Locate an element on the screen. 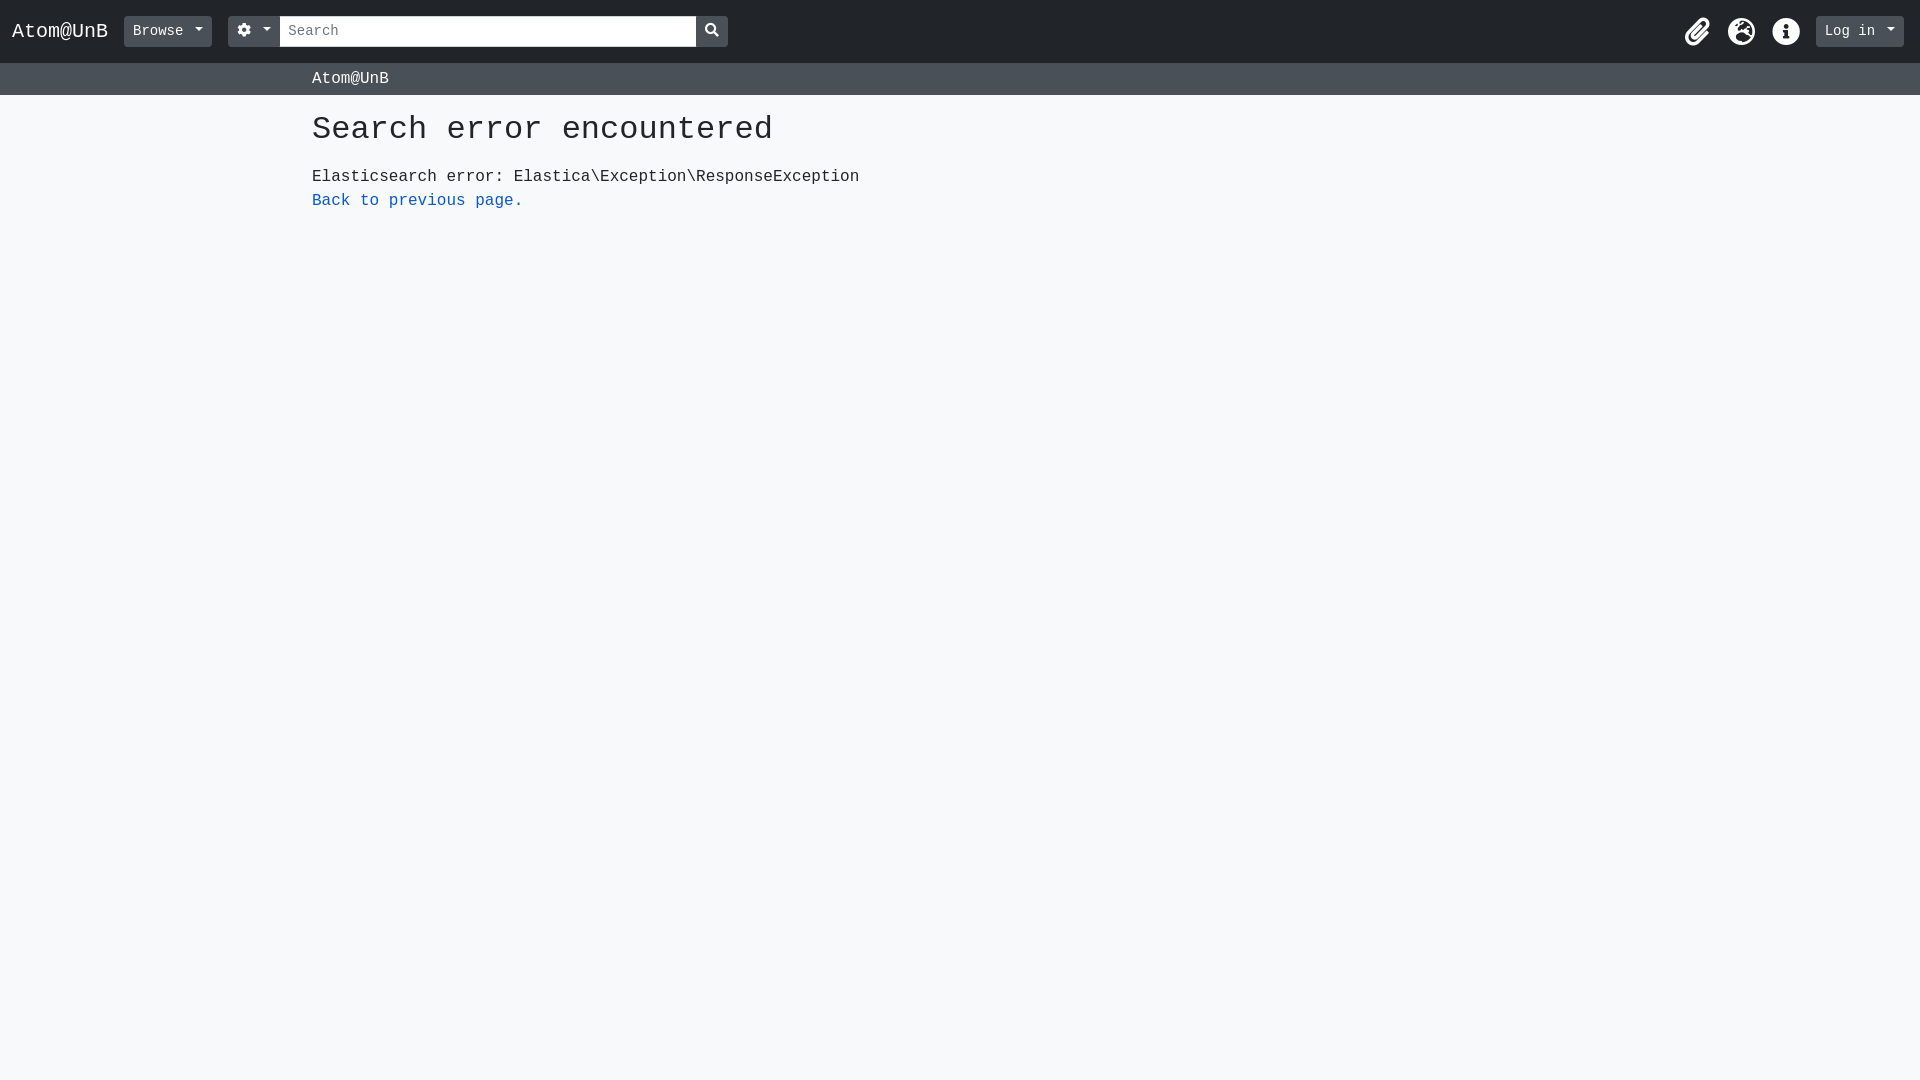 The width and height of the screenshot is (1920, 1080). 'Atom@UnB' is located at coordinates (12, 30).